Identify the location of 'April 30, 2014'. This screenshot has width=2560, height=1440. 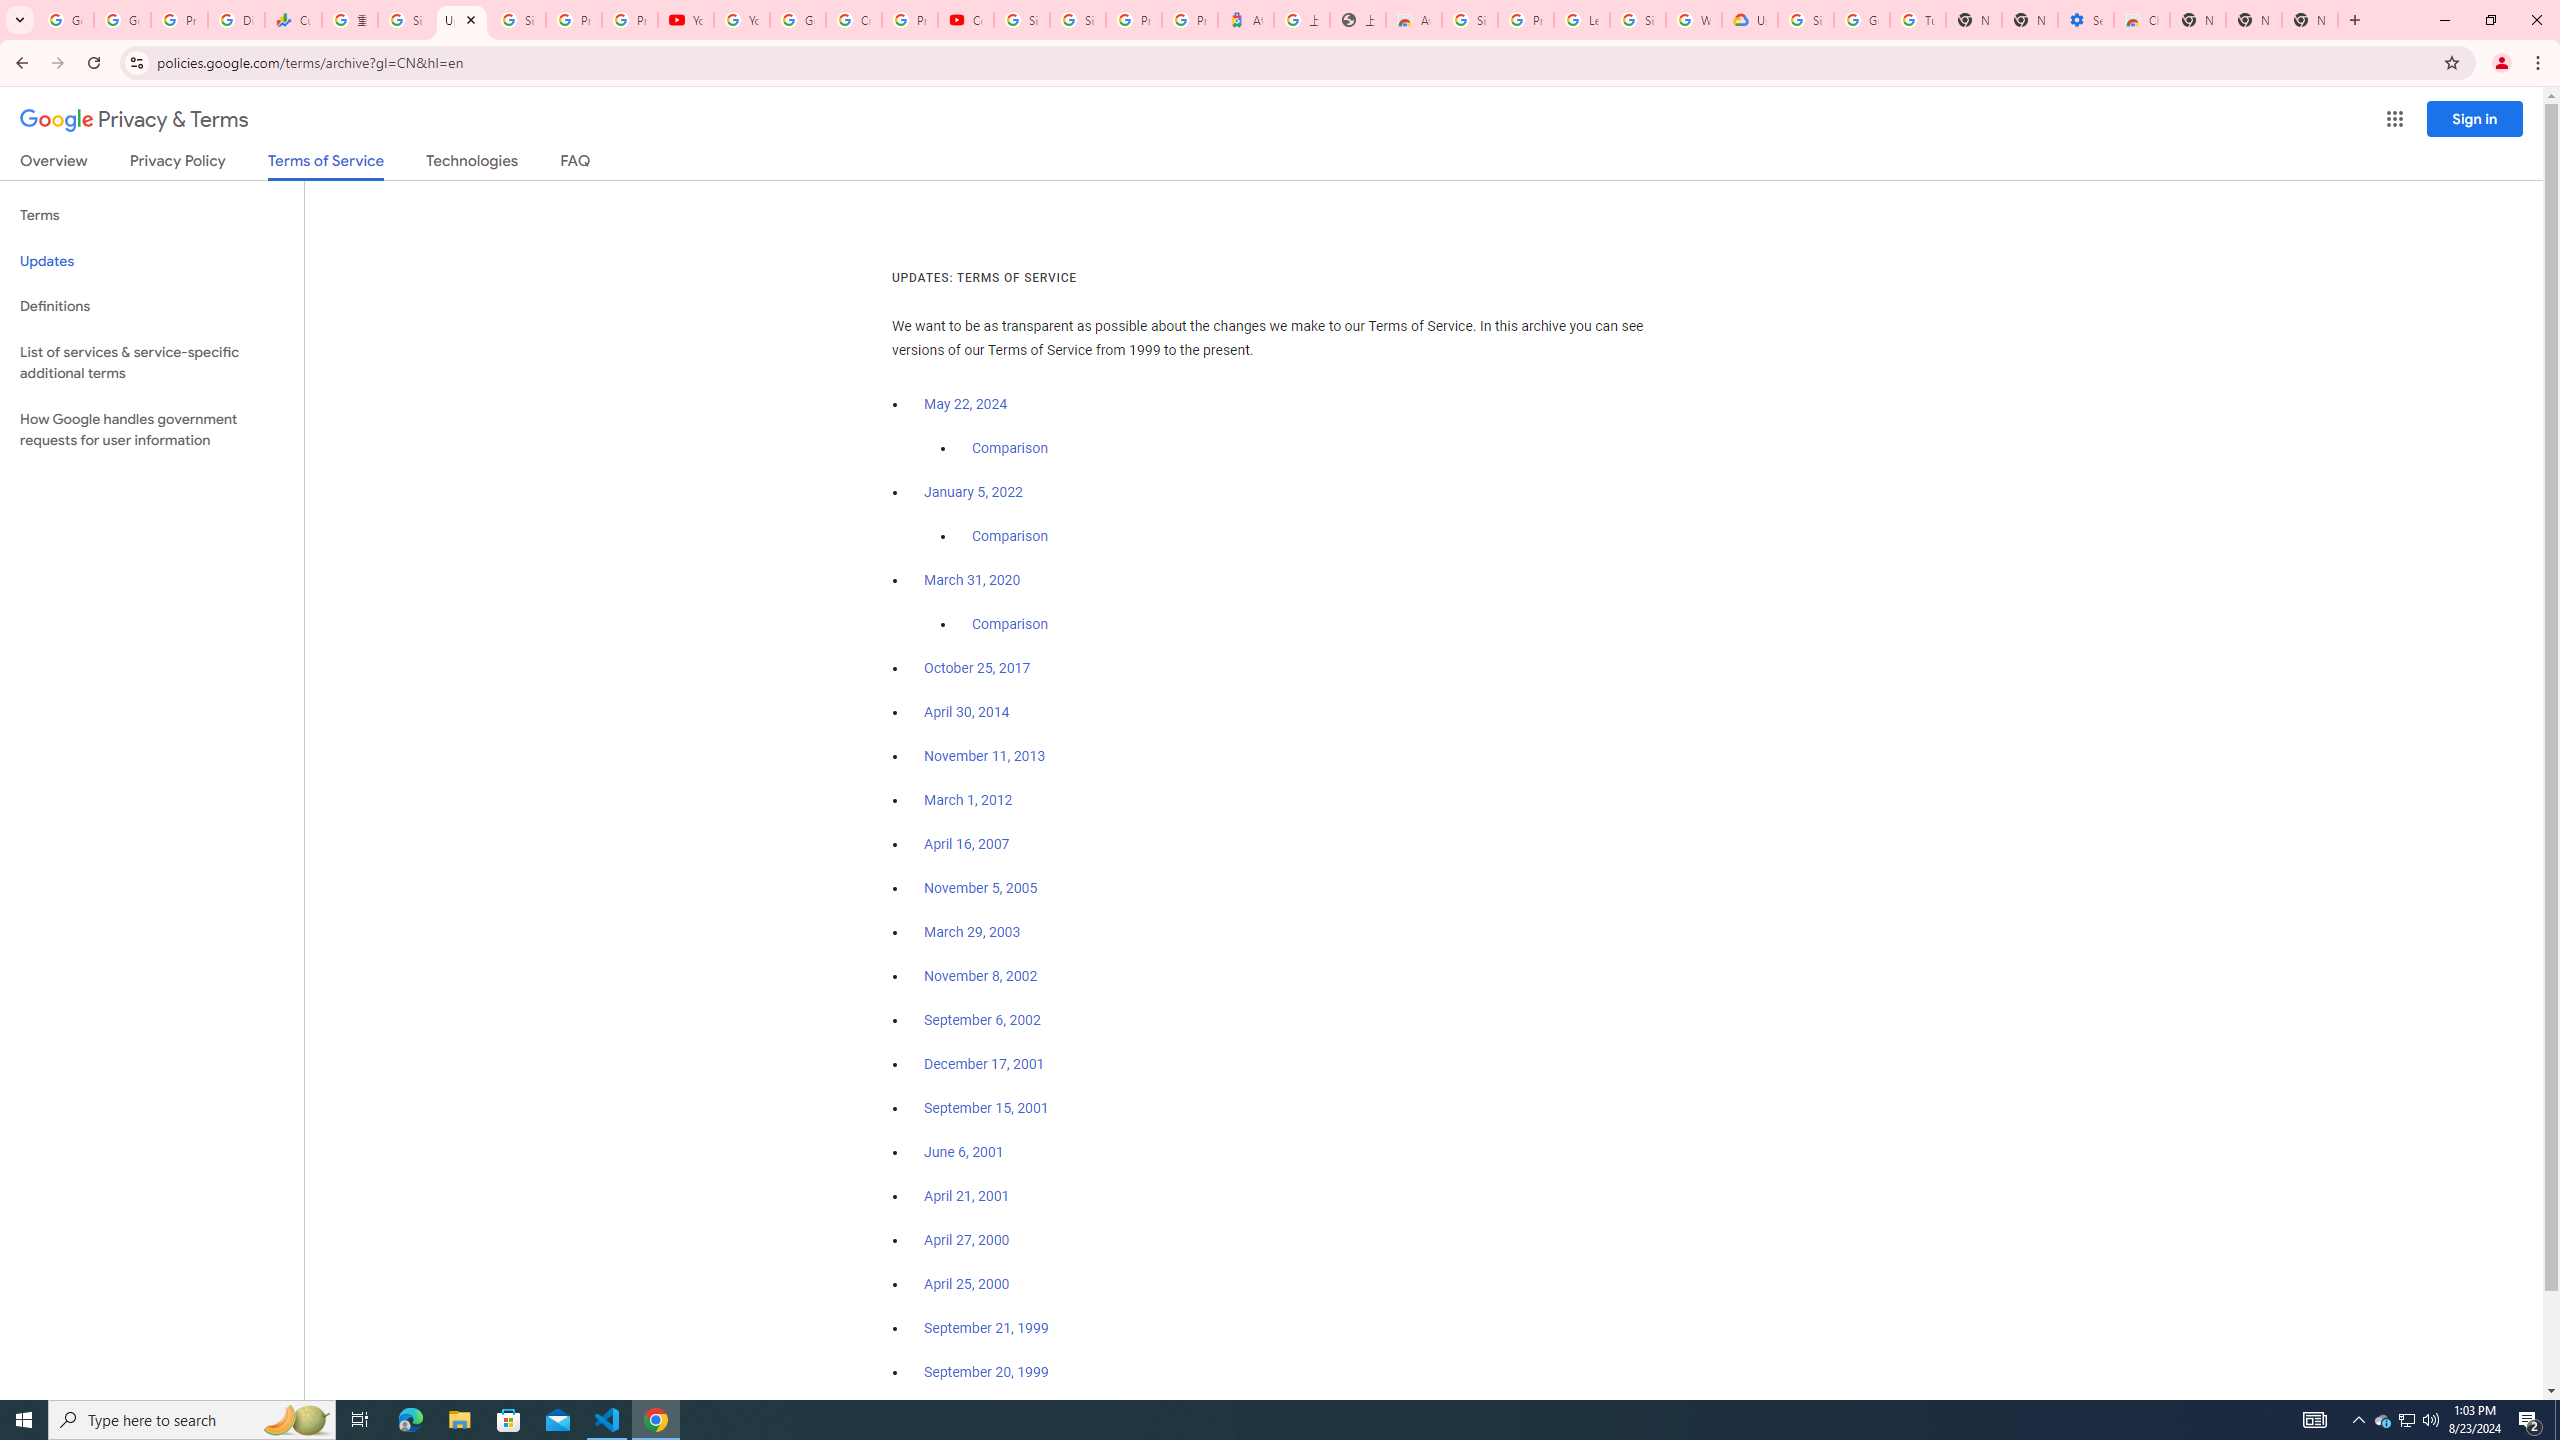
(966, 712).